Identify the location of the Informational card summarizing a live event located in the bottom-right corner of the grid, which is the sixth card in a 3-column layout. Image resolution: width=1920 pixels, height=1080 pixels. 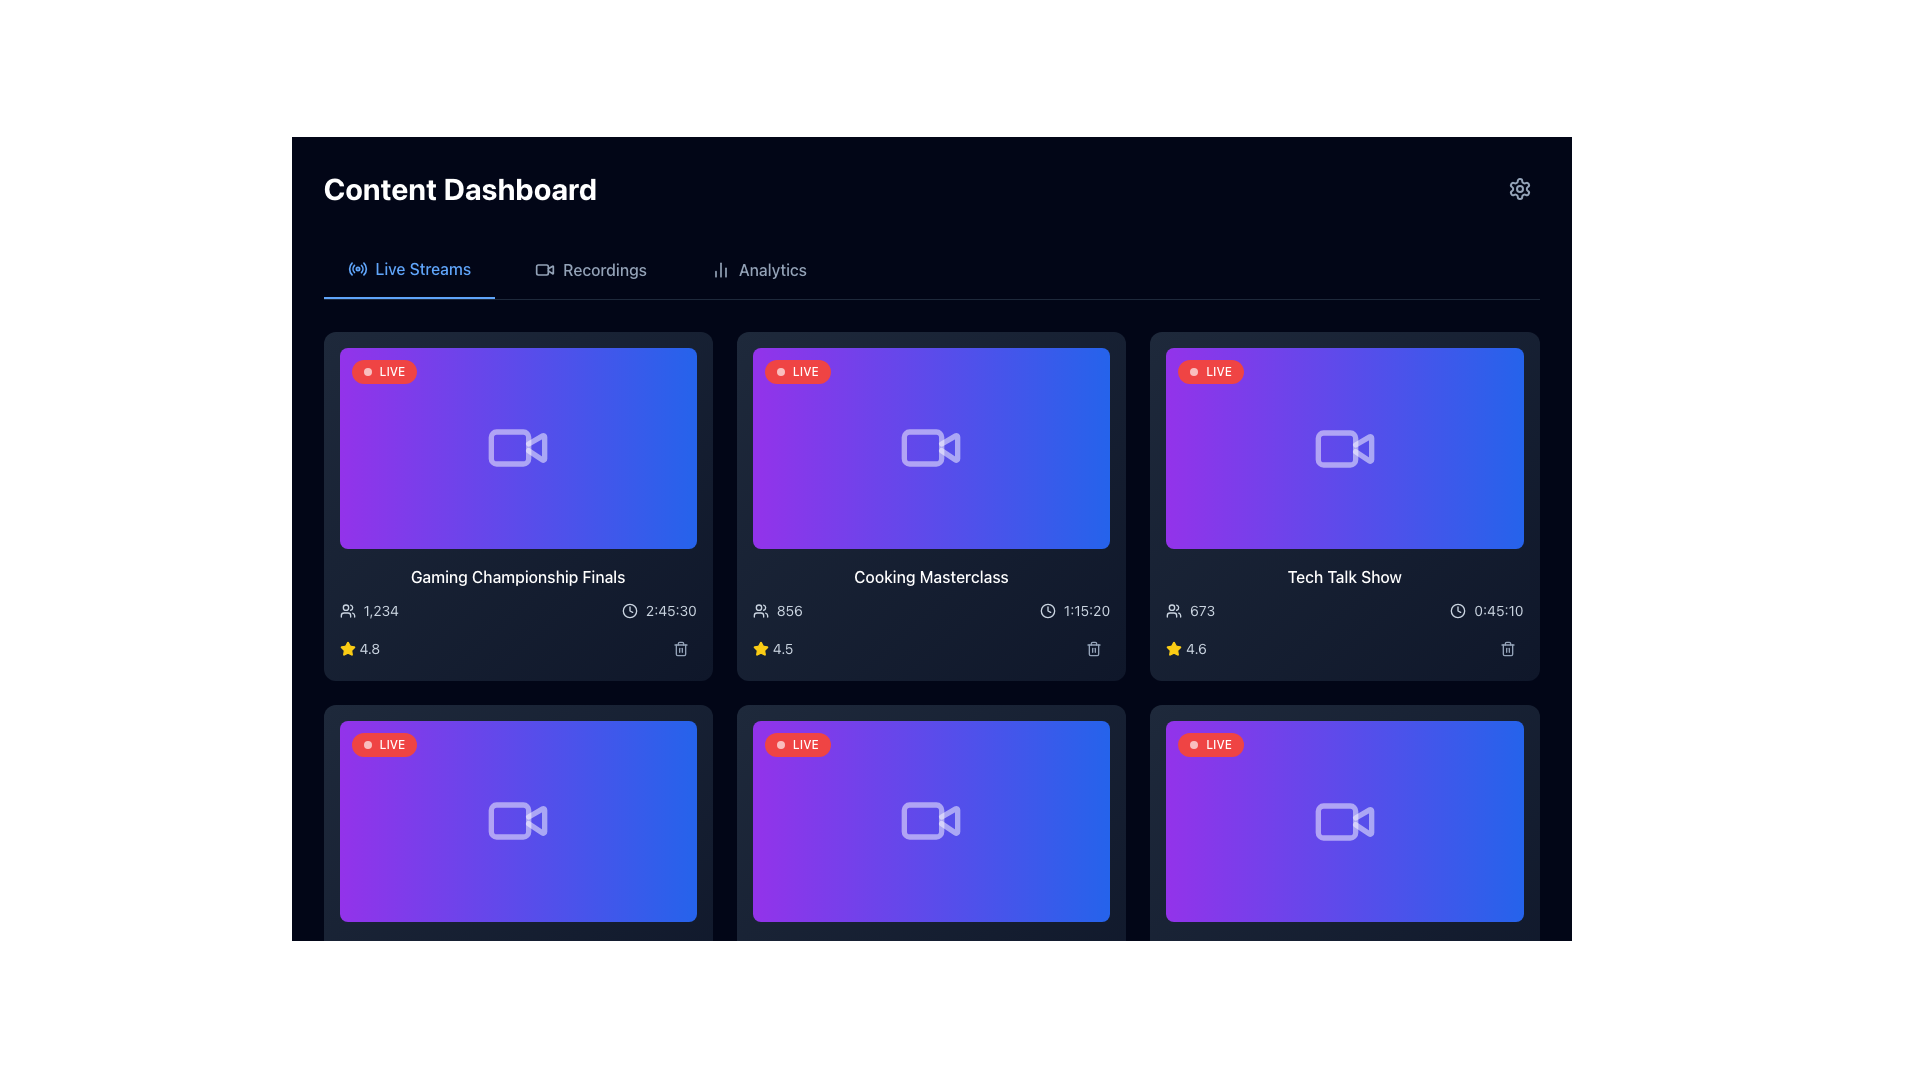
(1344, 878).